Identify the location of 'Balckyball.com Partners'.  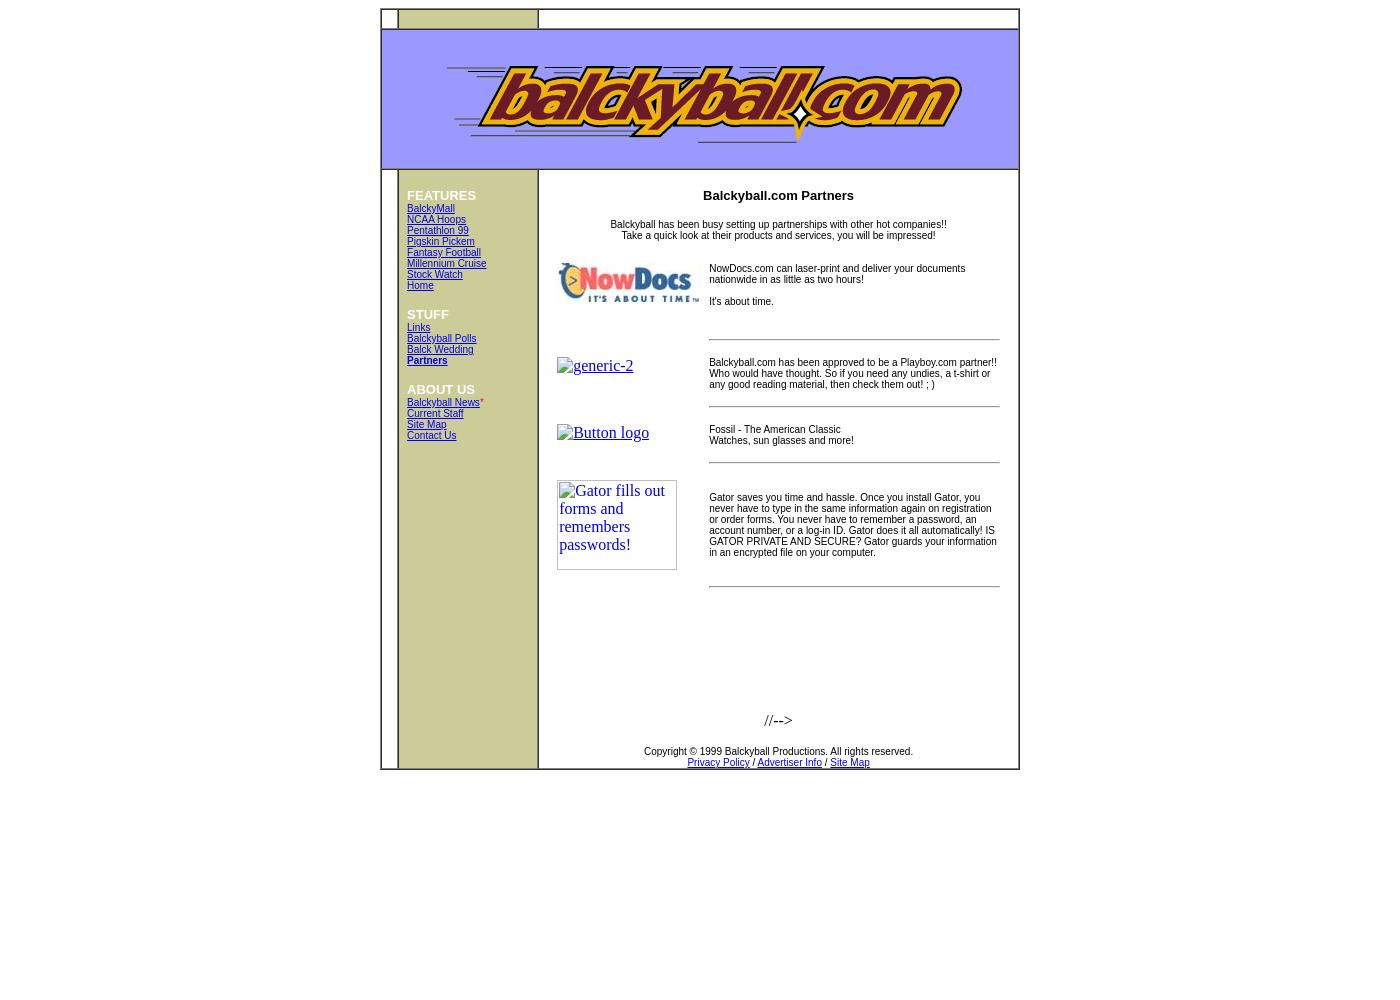
(702, 194).